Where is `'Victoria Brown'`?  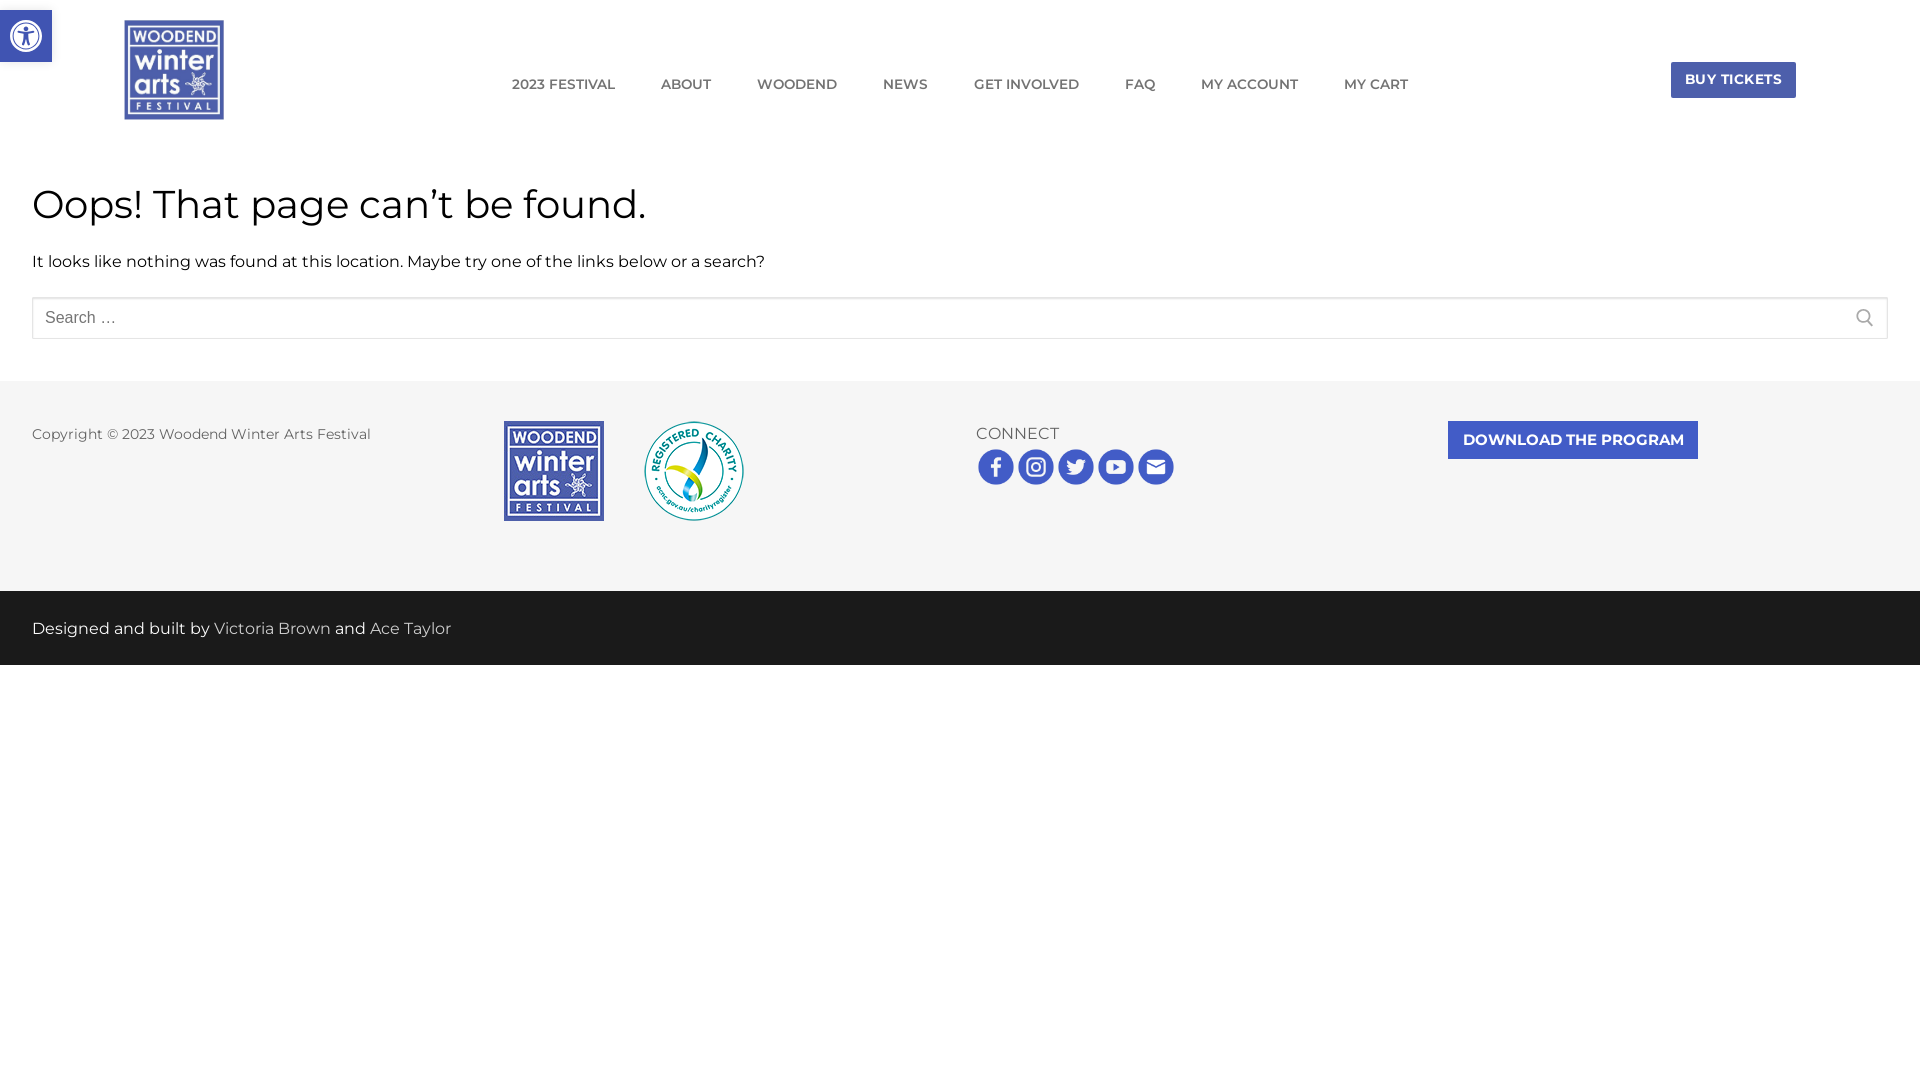
'Victoria Brown' is located at coordinates (271, 627).